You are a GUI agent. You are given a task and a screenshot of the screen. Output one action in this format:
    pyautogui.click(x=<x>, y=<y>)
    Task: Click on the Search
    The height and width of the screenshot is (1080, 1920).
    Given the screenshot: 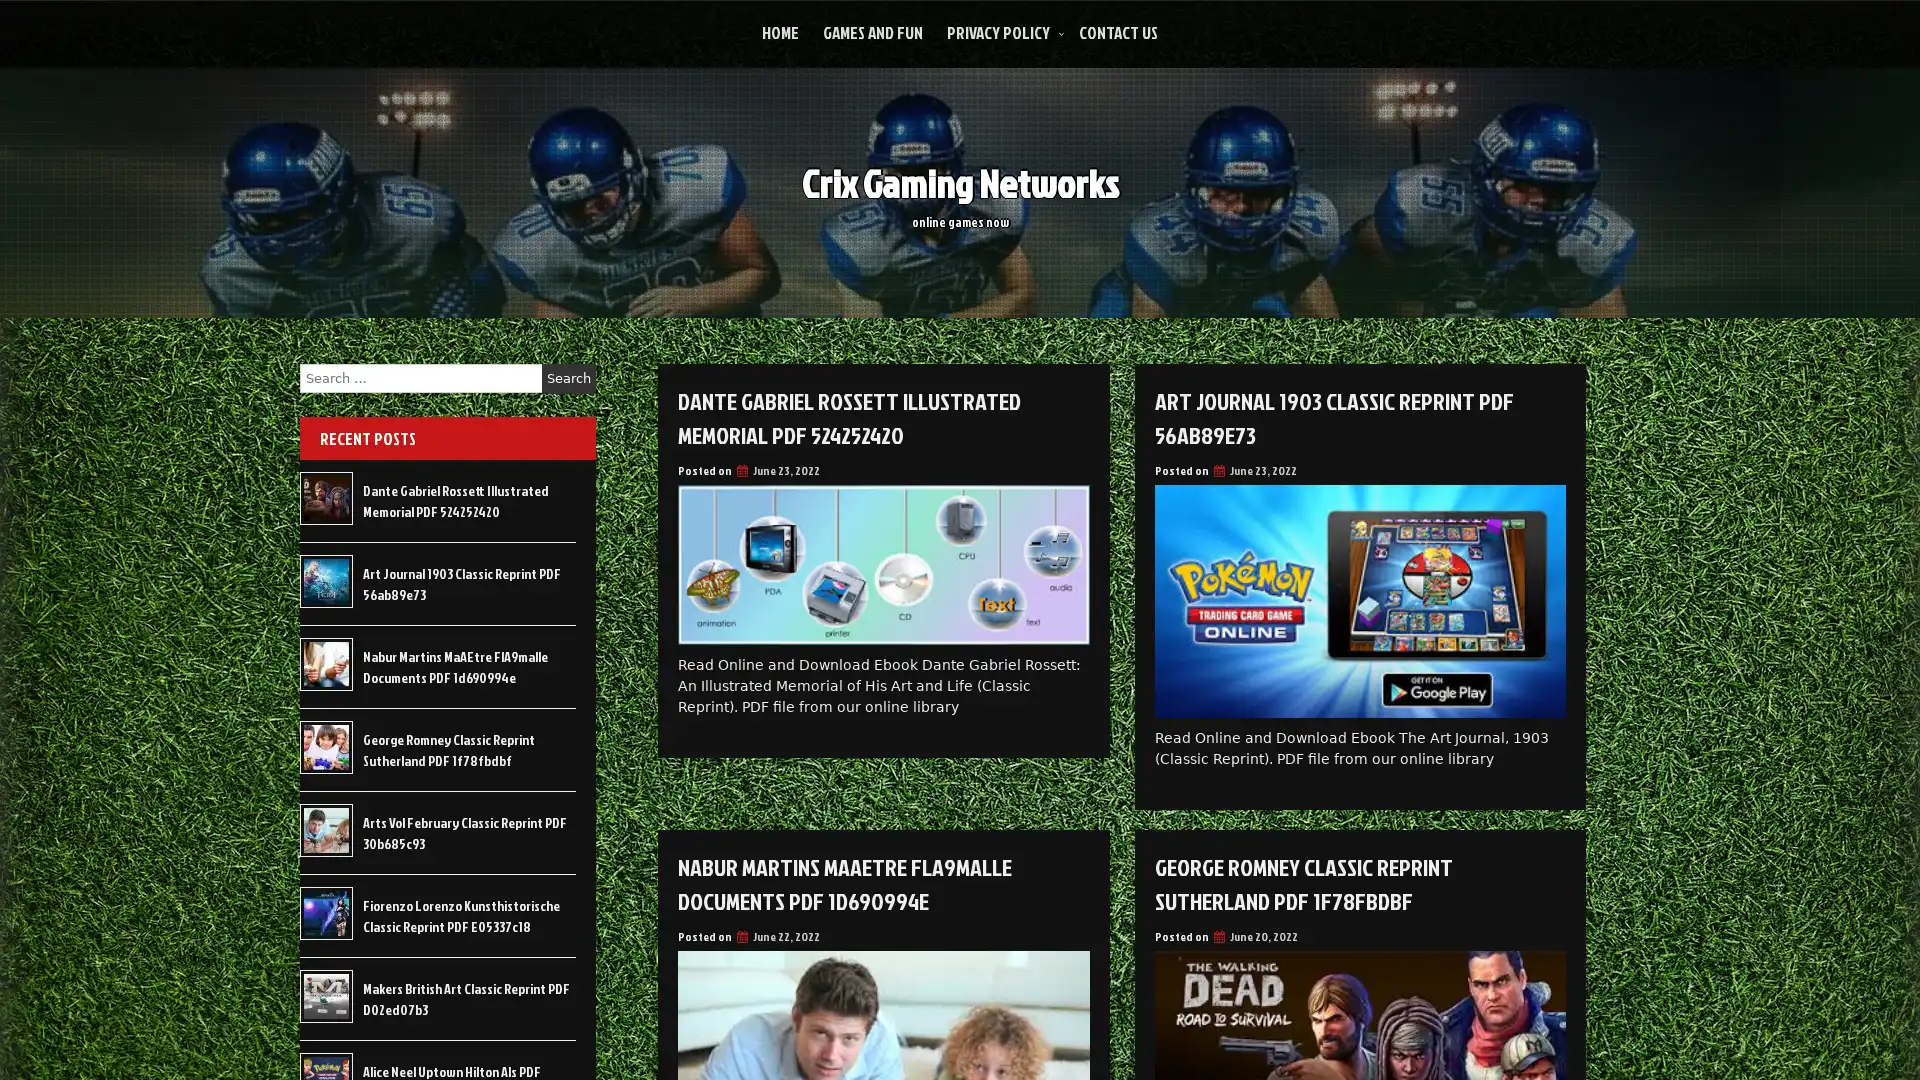 What is the action you would take?
    pyautogui.click(x=568, y=378)
    